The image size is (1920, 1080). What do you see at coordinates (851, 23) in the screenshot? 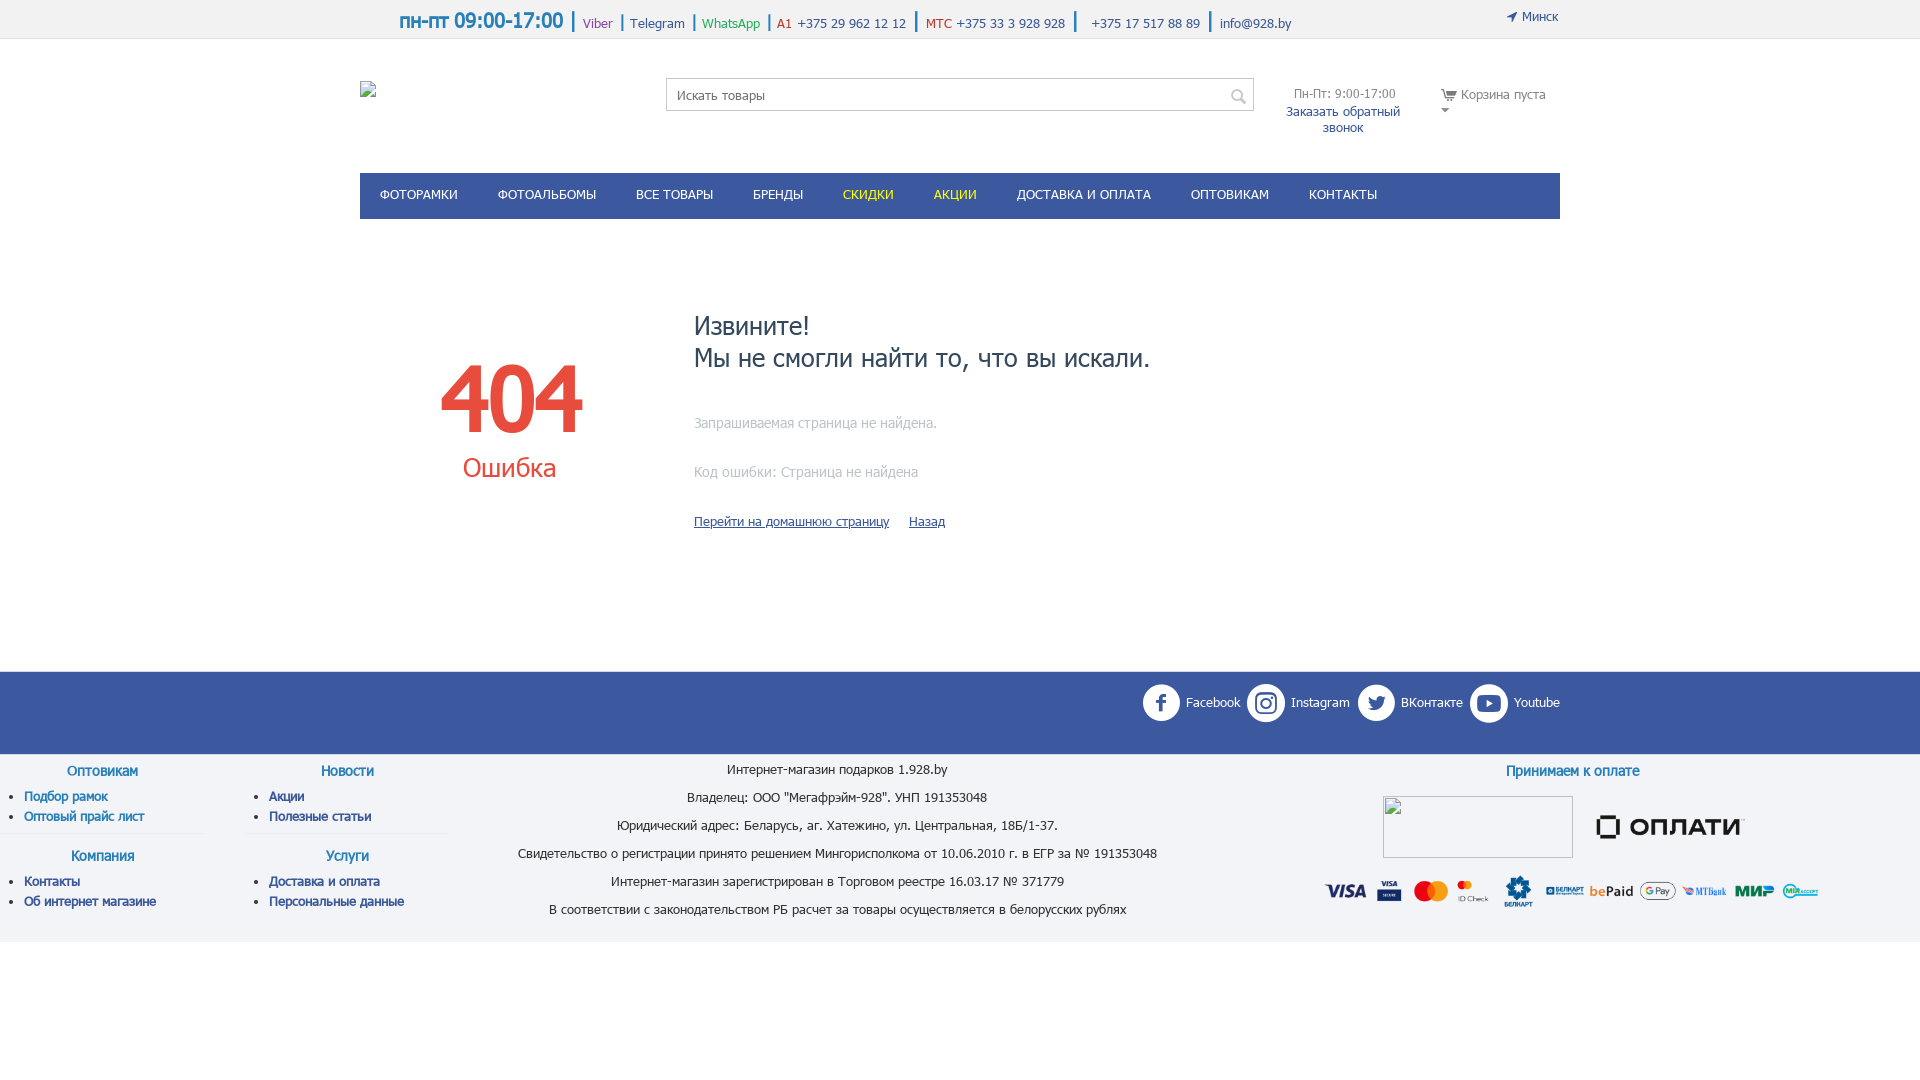
I see `'+375 29 962 12 12'` at bounding box center [851, 23].